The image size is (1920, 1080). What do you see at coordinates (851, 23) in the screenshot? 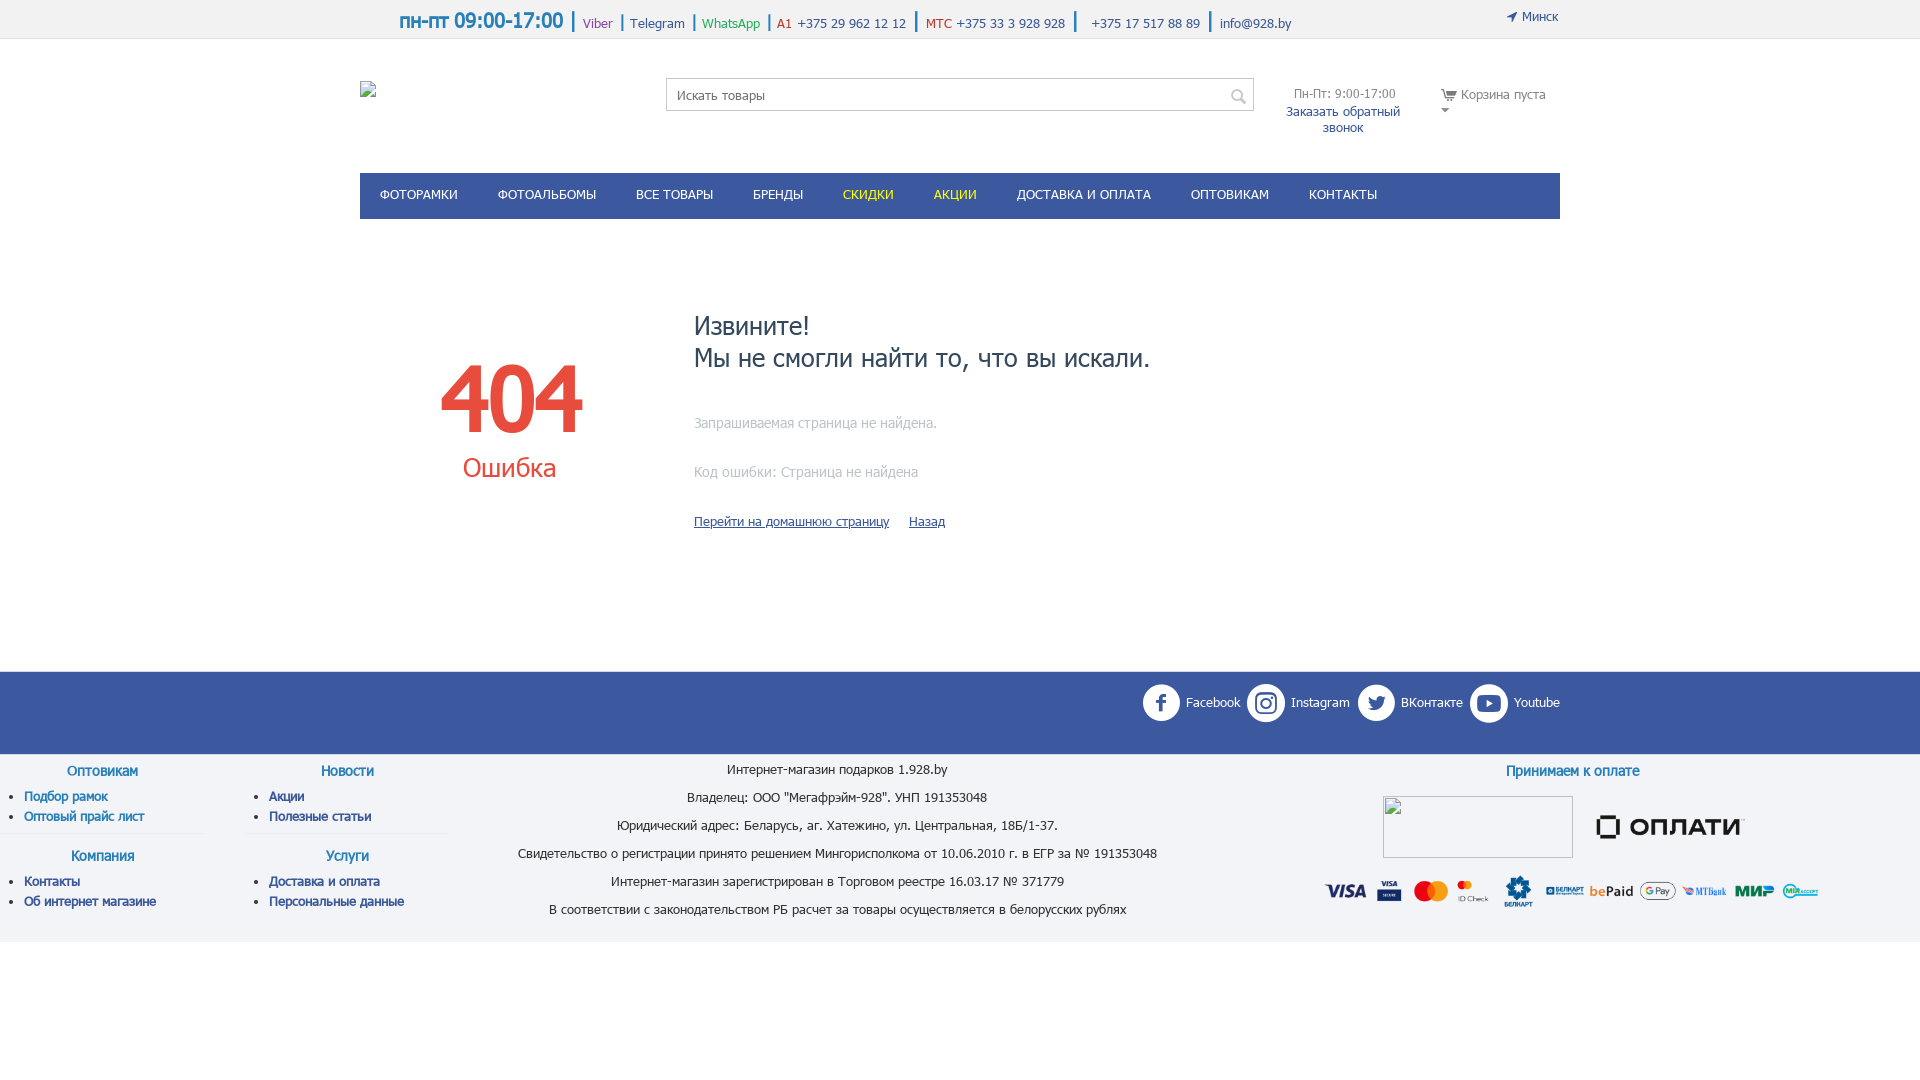
I see `'+375 29 962 12 12'` at bounding box center [851, 23].